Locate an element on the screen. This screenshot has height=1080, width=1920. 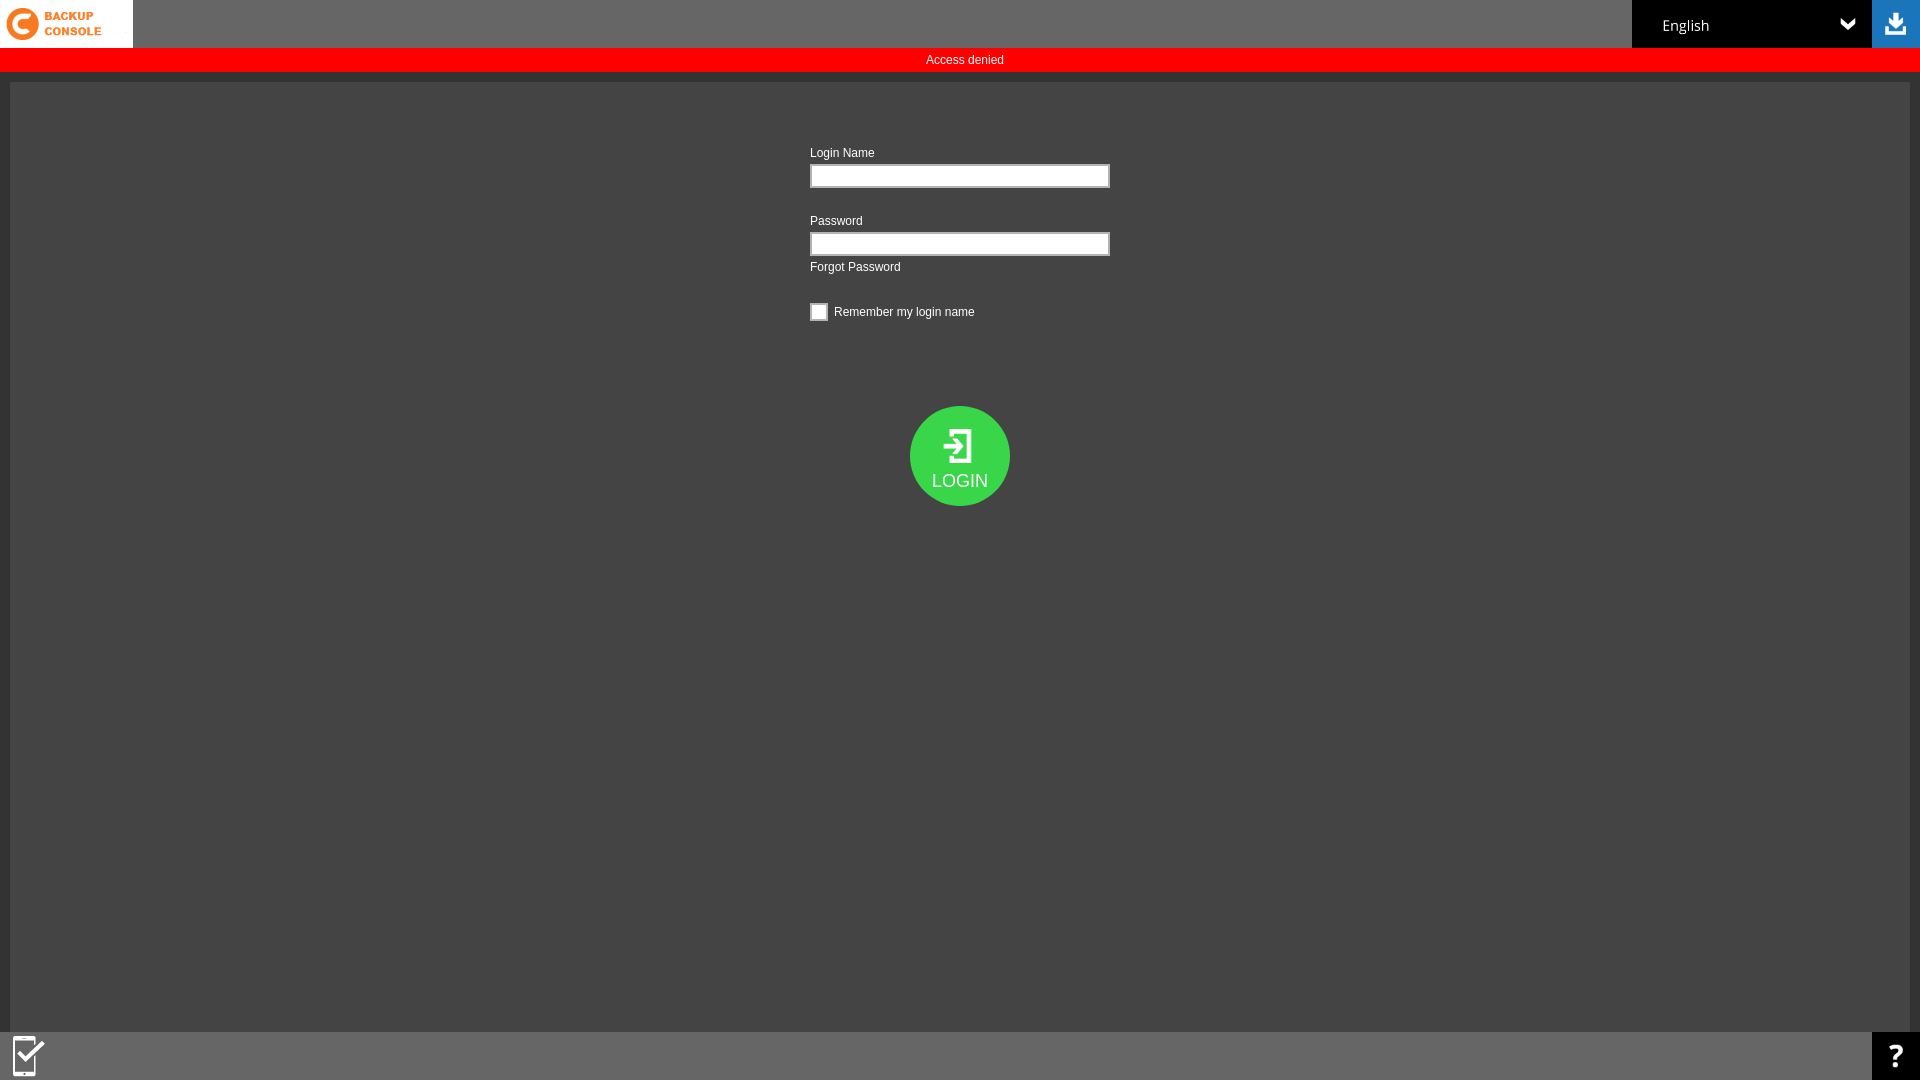
'Forgot Password' is located at coordinates (810, 265).